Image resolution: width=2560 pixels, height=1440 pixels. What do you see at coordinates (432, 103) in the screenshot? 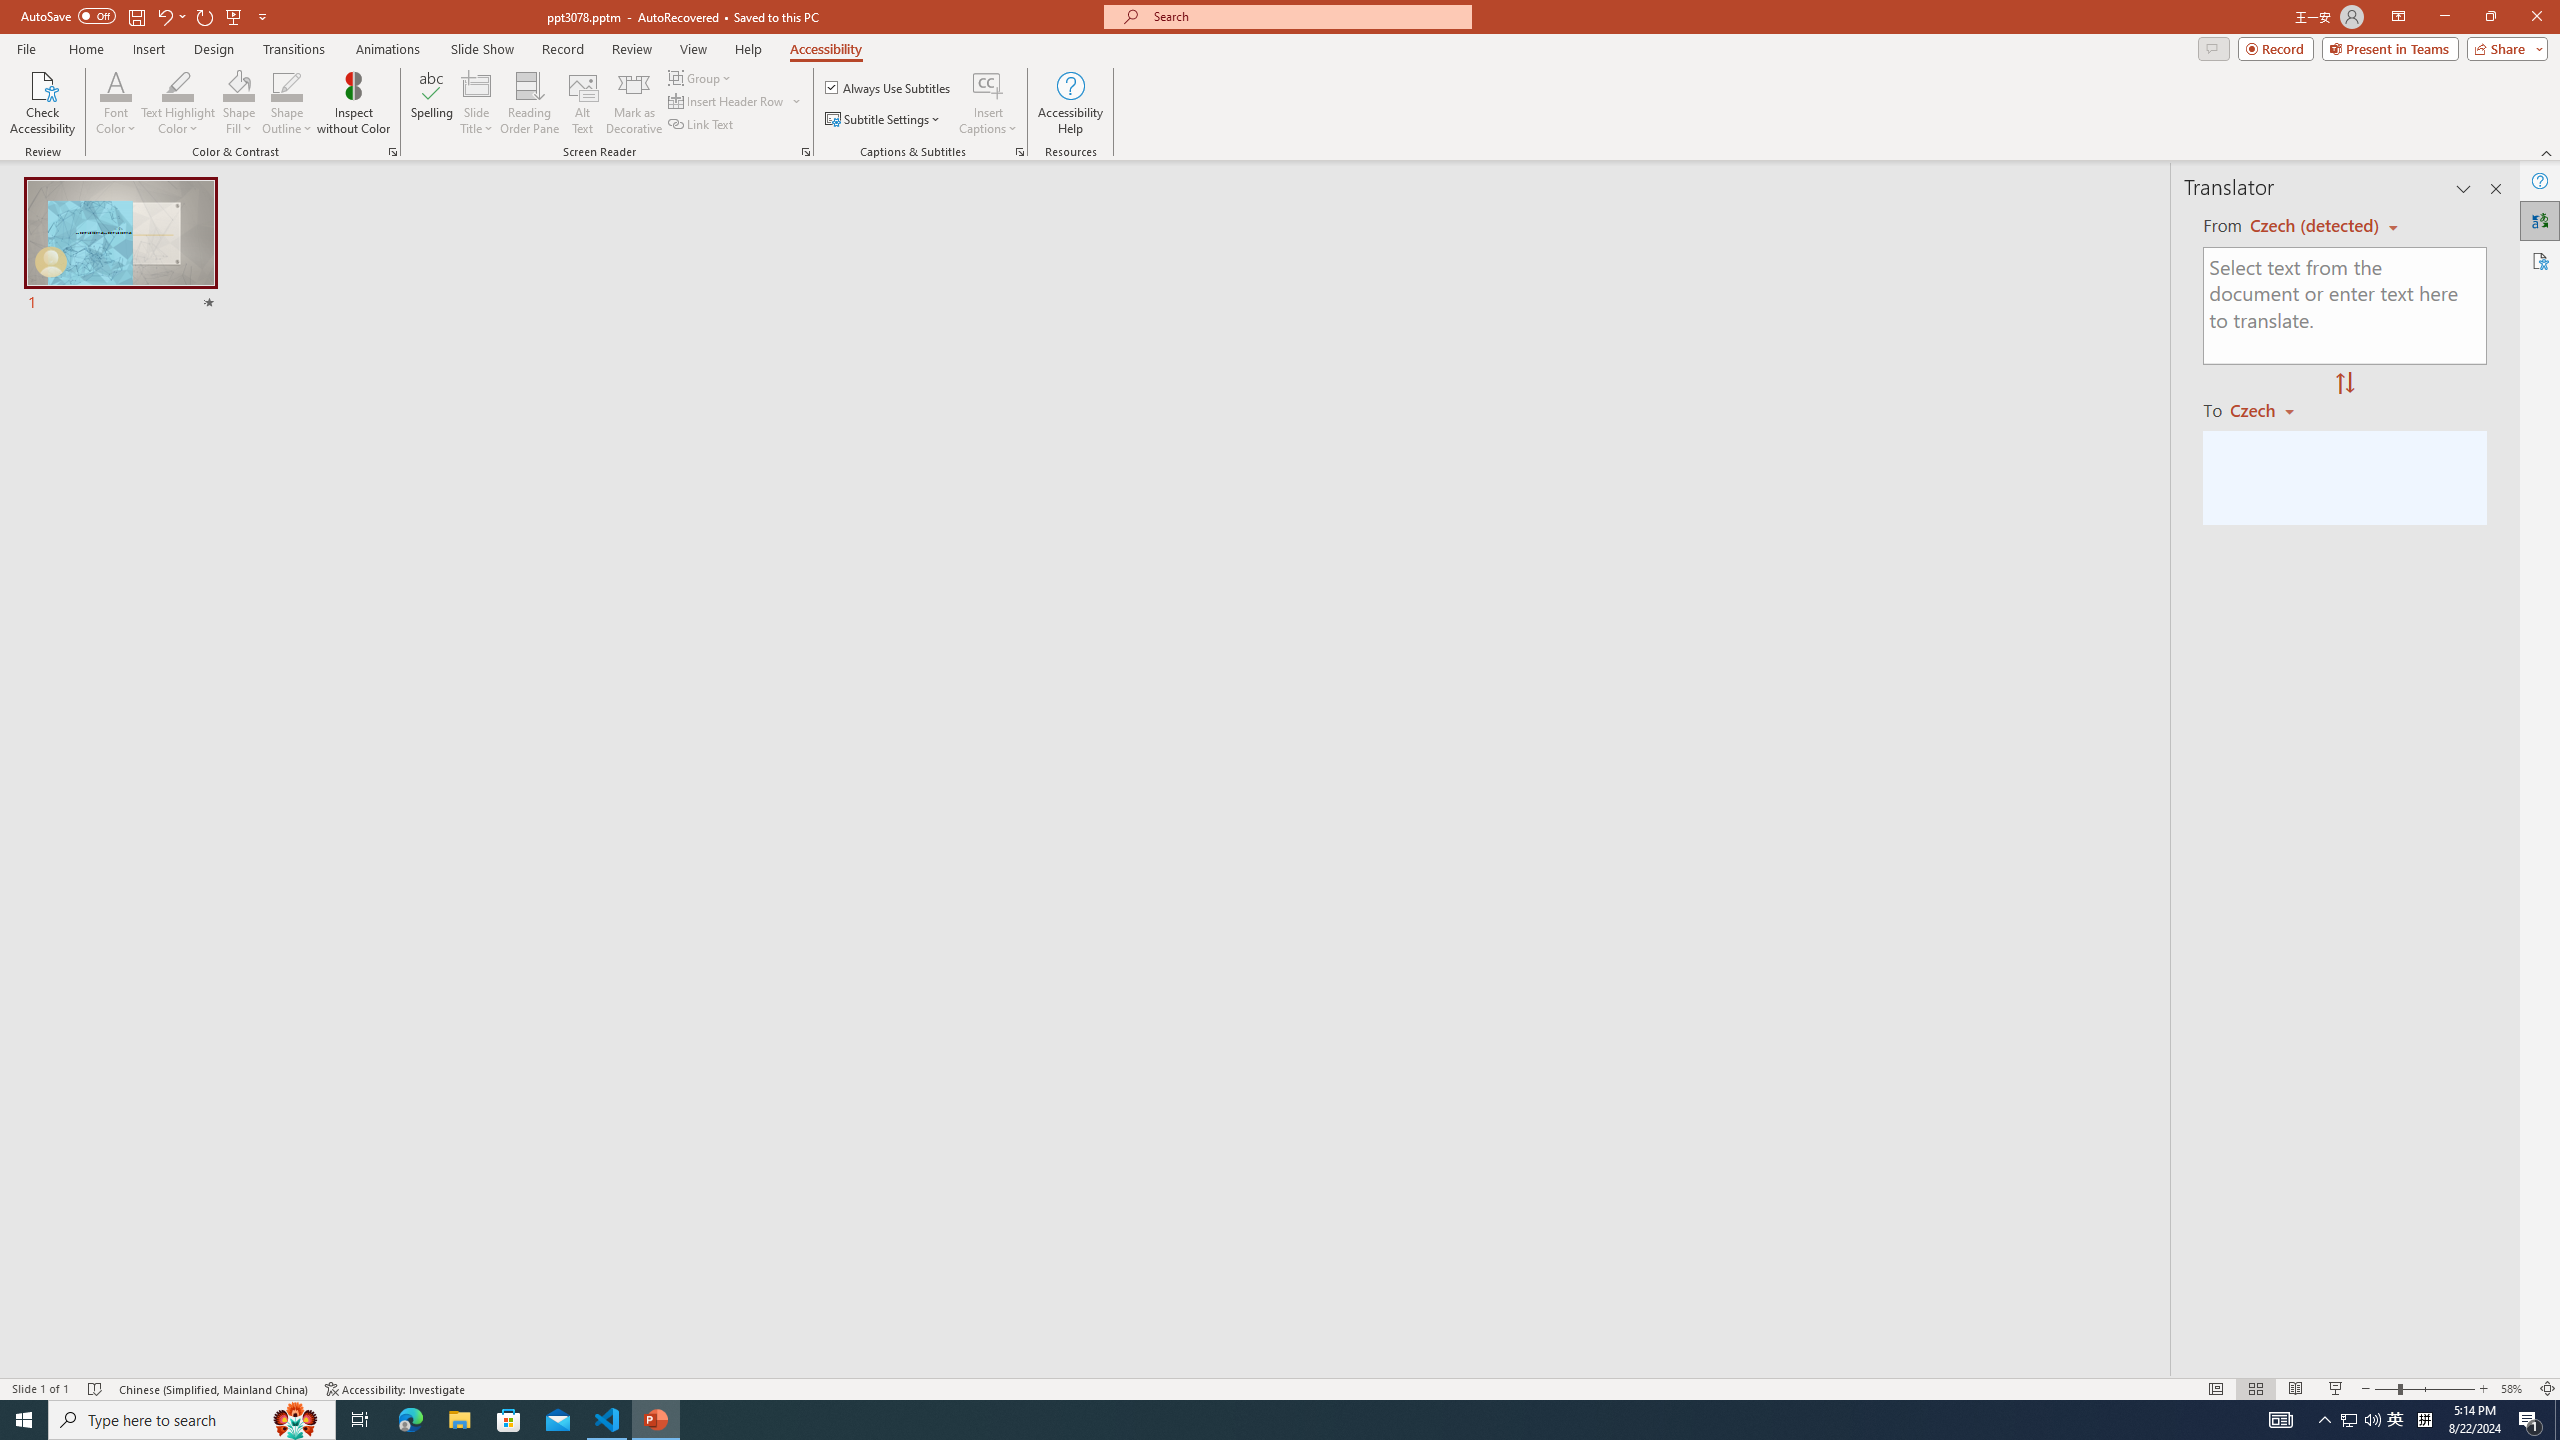
I see `'Spelling...'` at bounding box center [432, 103].